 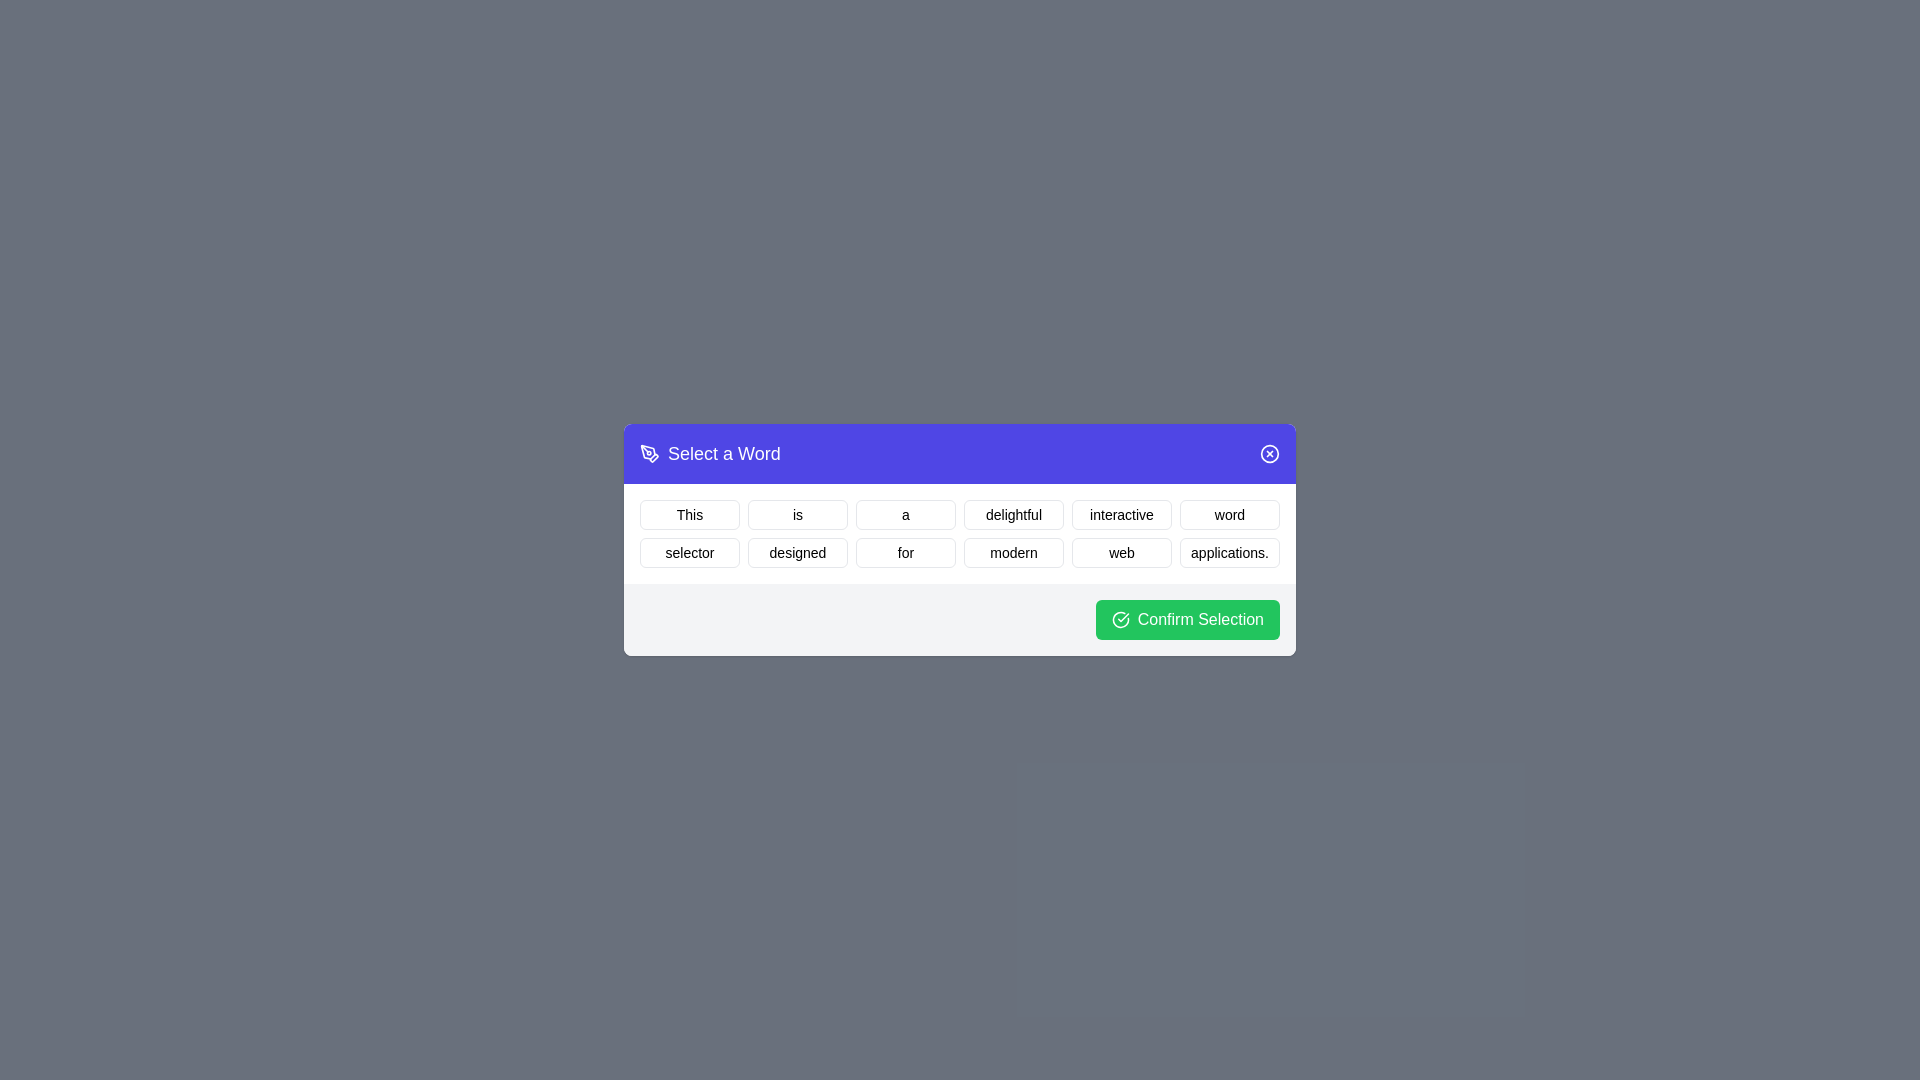 What do you see at coordinates (1269, 454) in the screenshot?
I see `the close button in the header to close the dialog` at bounding box center [1269, 454].